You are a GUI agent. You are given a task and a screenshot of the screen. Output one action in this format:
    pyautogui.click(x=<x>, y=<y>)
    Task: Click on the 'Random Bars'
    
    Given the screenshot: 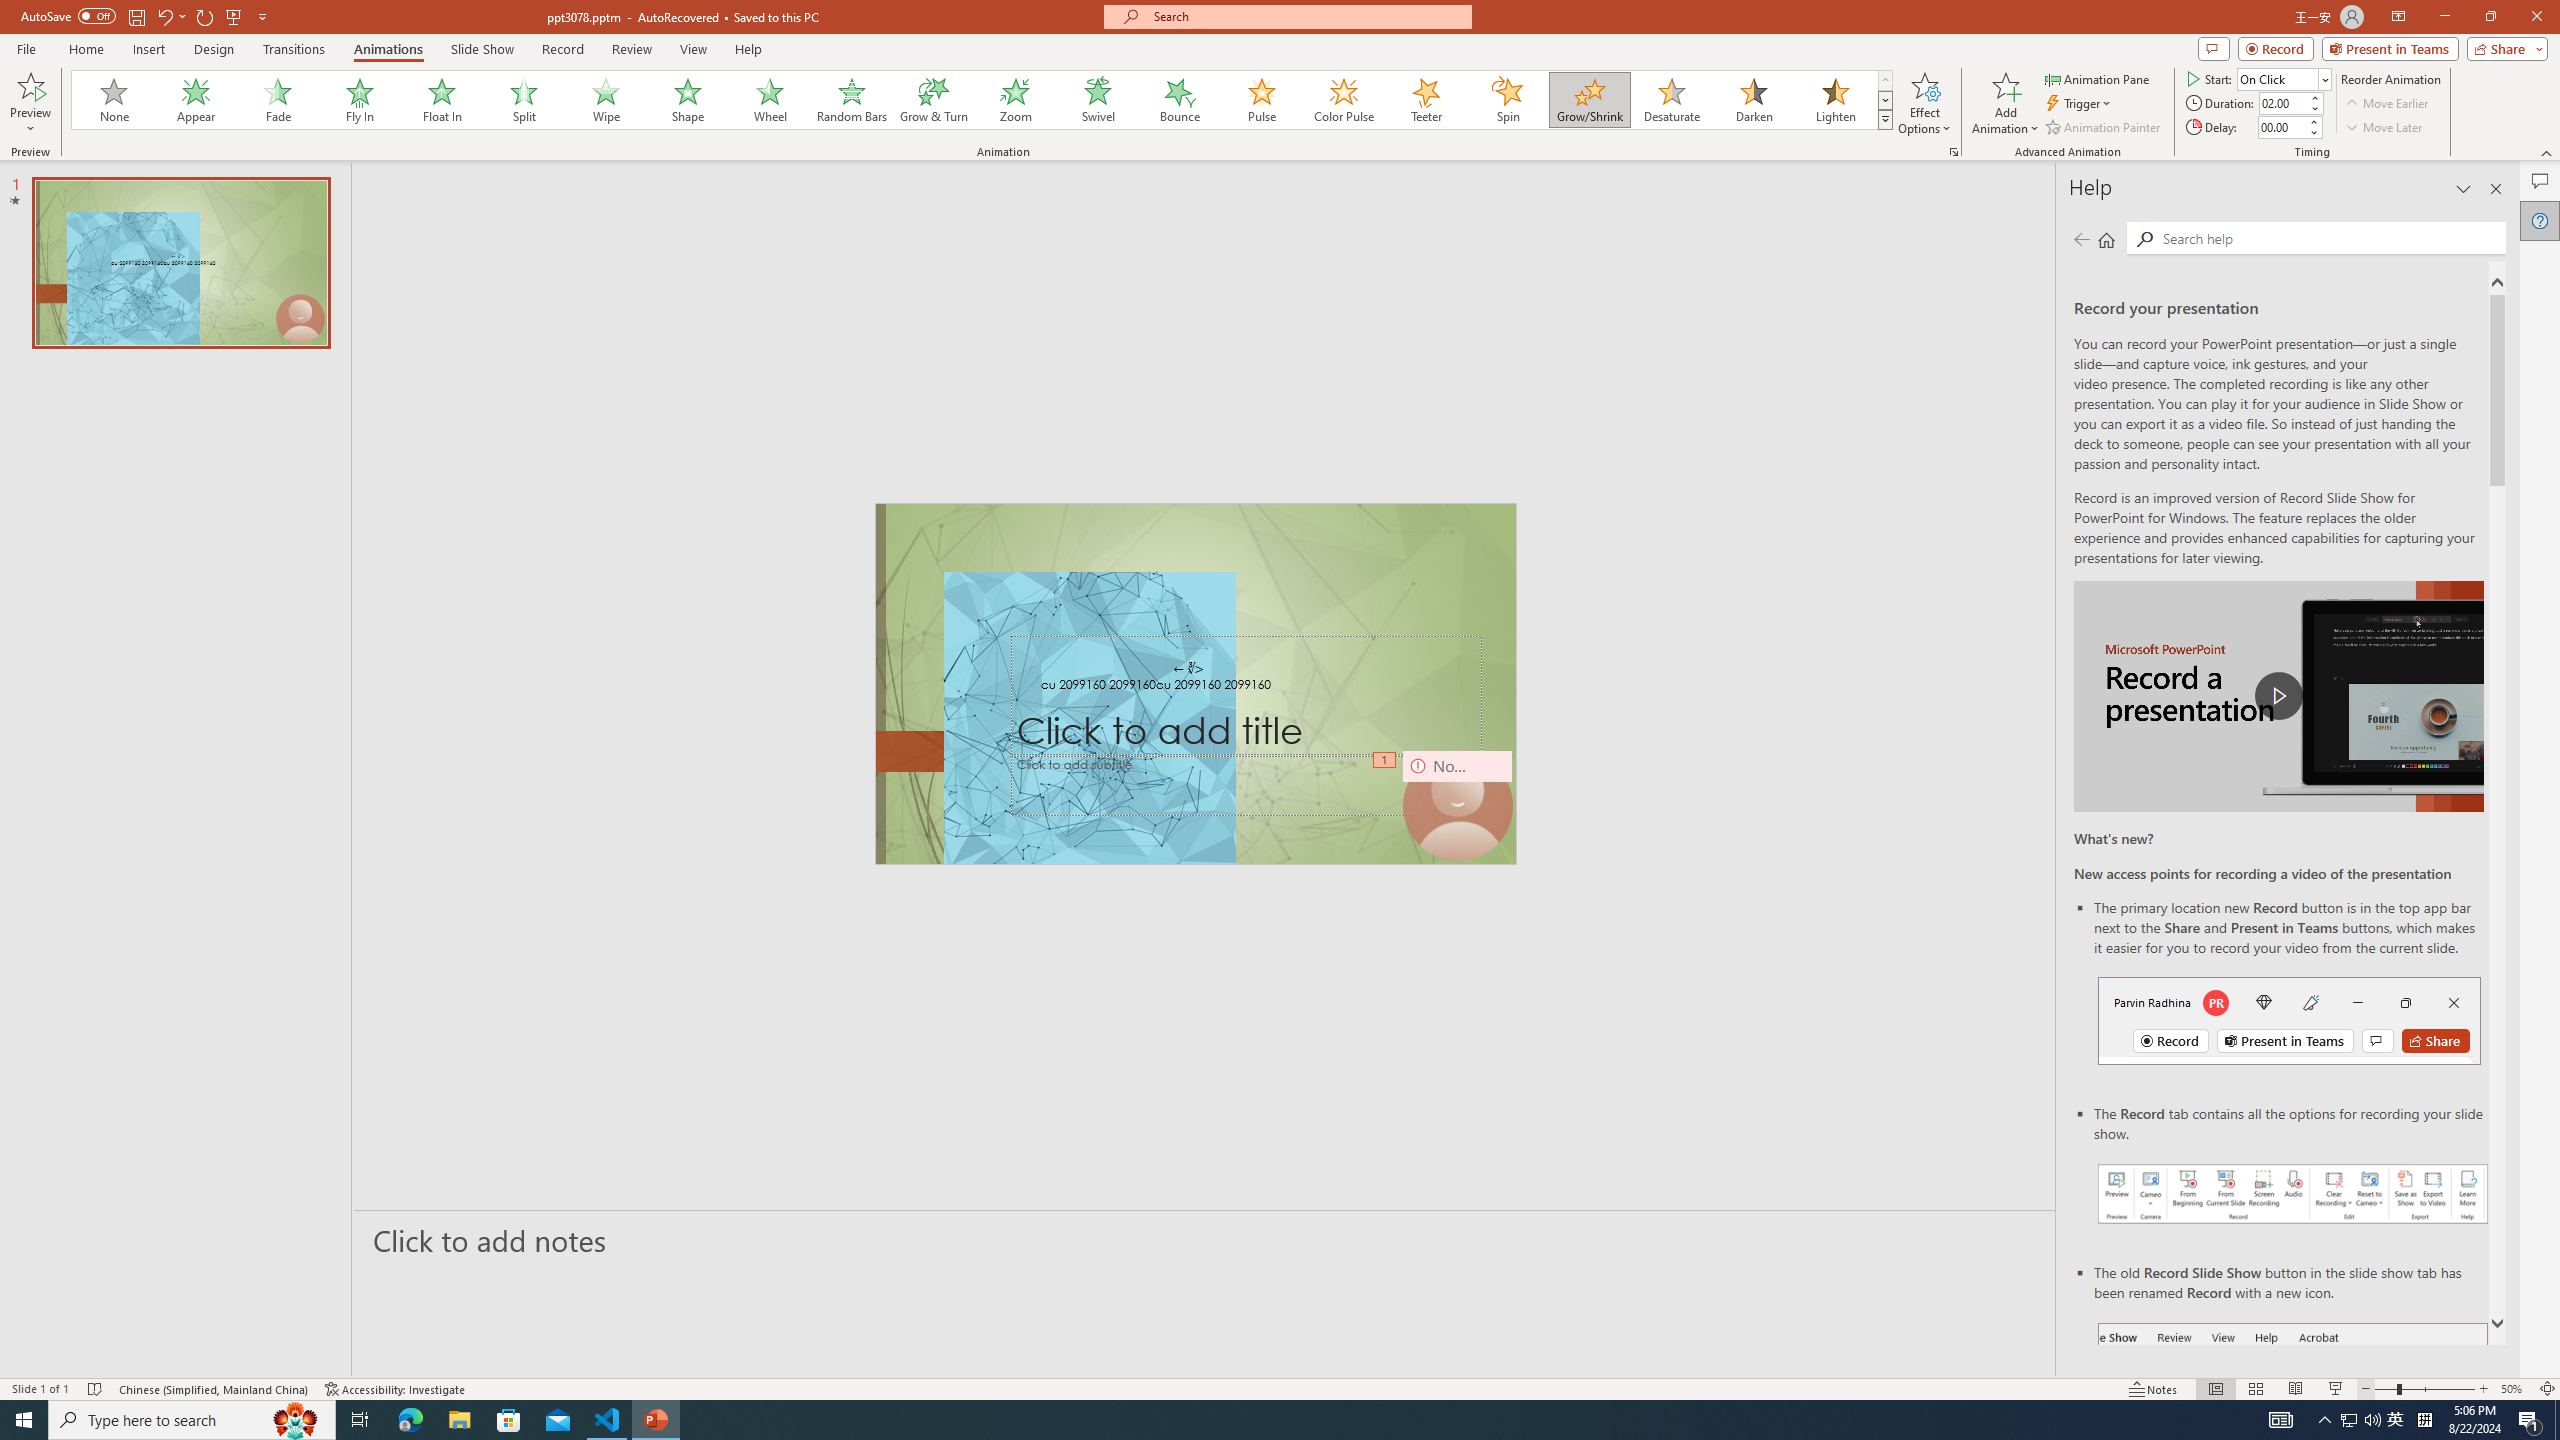 What is the action you would take?
    pyautogui.click(x=851, y=99)
    